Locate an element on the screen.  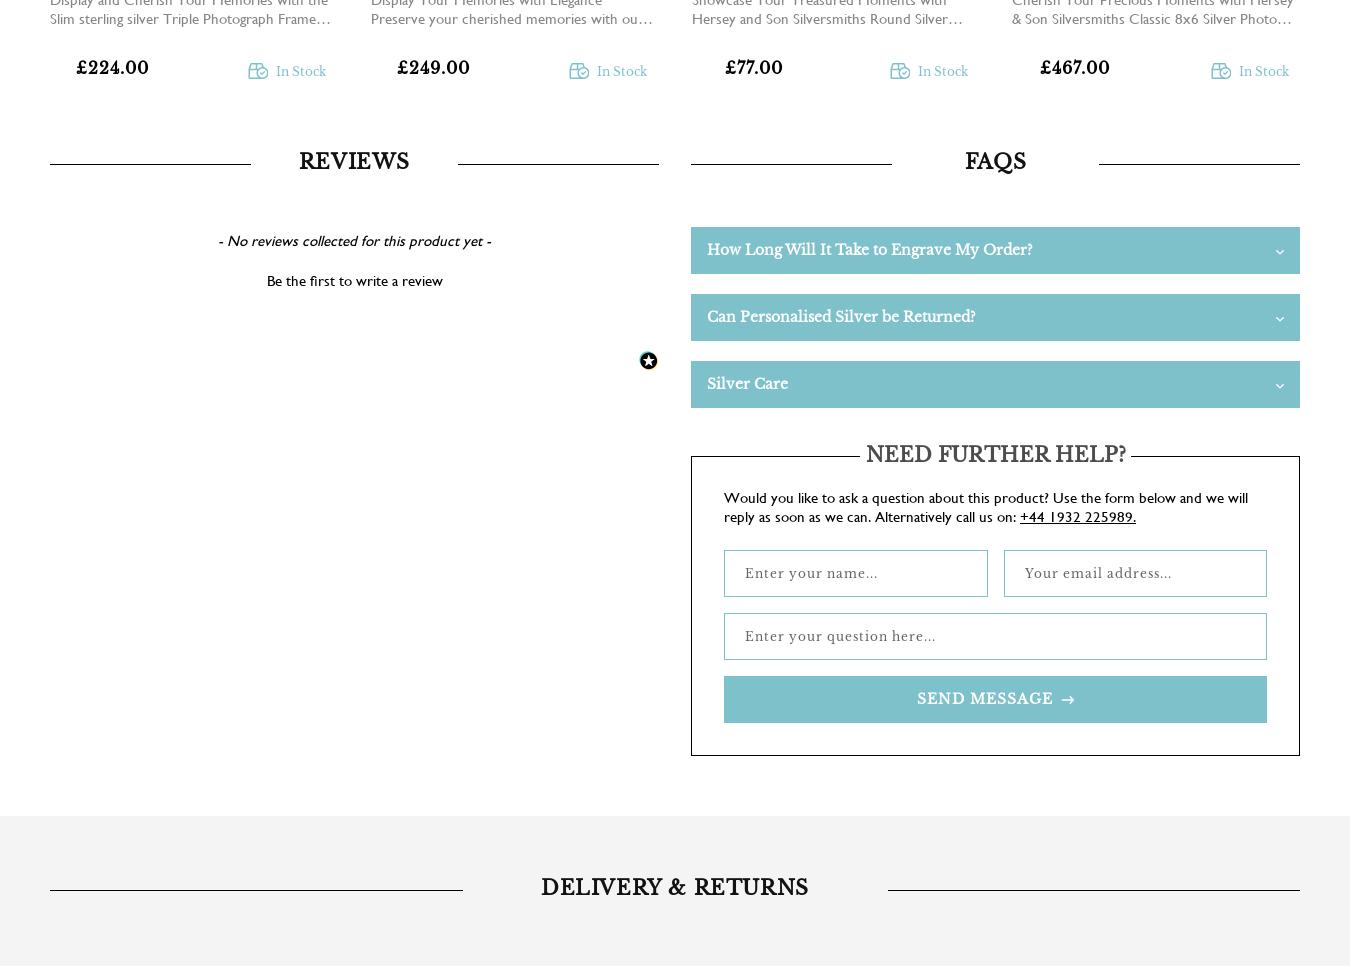
'£467.00' is located at coordinates (1074, 68).